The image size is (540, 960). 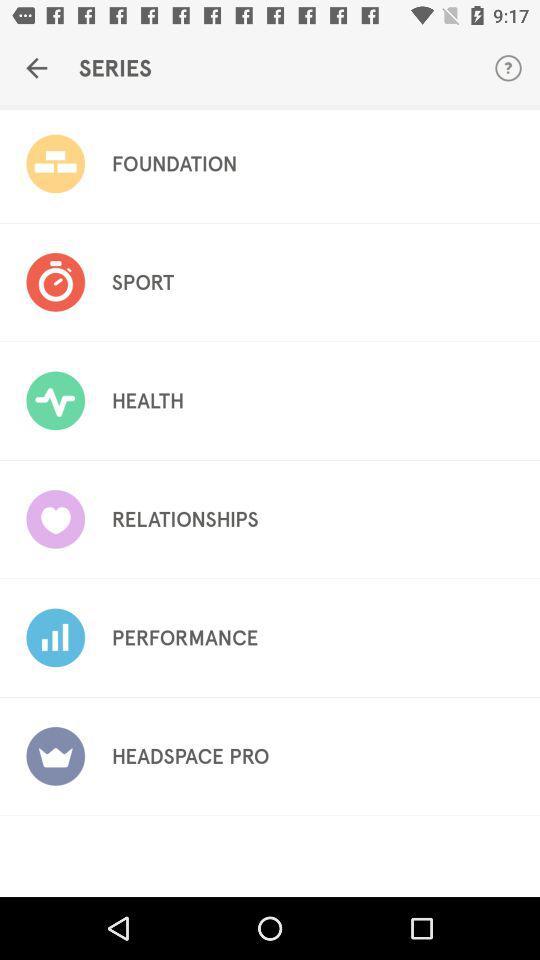 I want to click on performance, so click(x=185, y=637).